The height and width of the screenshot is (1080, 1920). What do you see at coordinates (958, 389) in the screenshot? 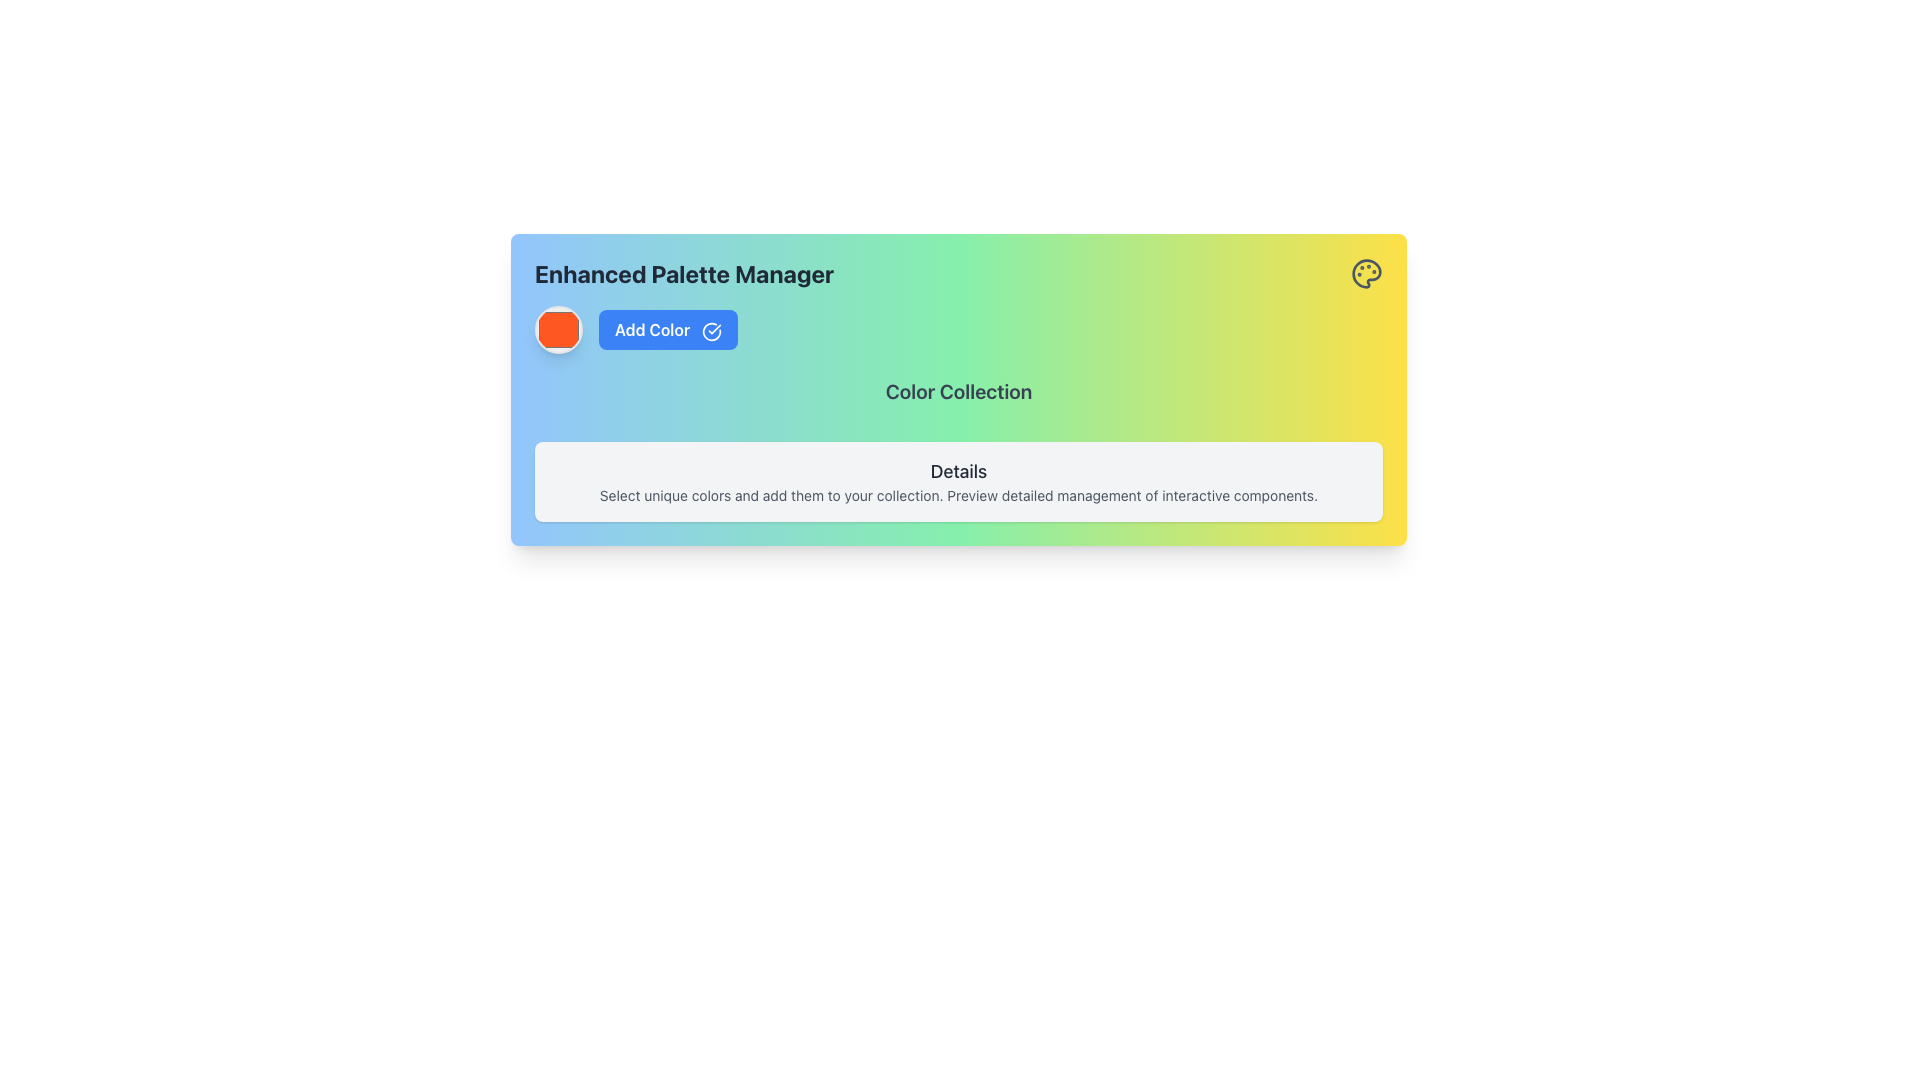
I see `the interactive elements within the 'Enhanced Palette Manager' section, which includes buttons and color circles` at bounding box center [958, 389].